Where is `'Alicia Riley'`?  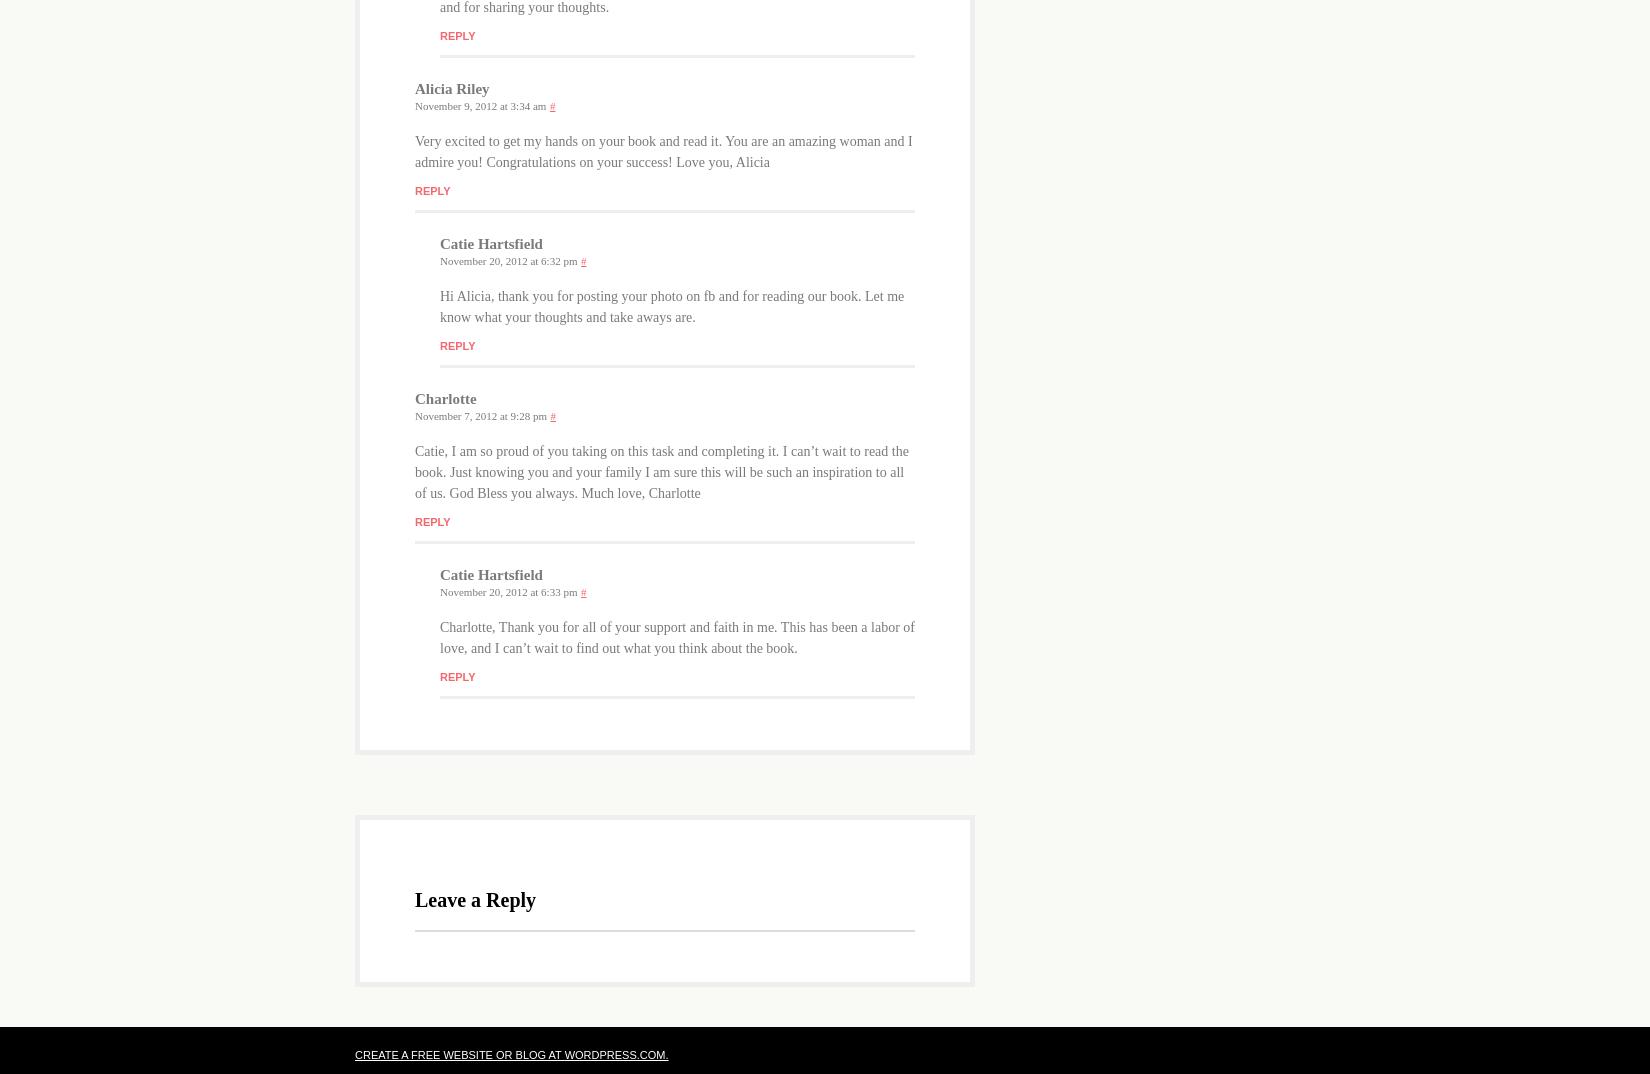
'Alicia Riley' is located at coordinates (450, 87).